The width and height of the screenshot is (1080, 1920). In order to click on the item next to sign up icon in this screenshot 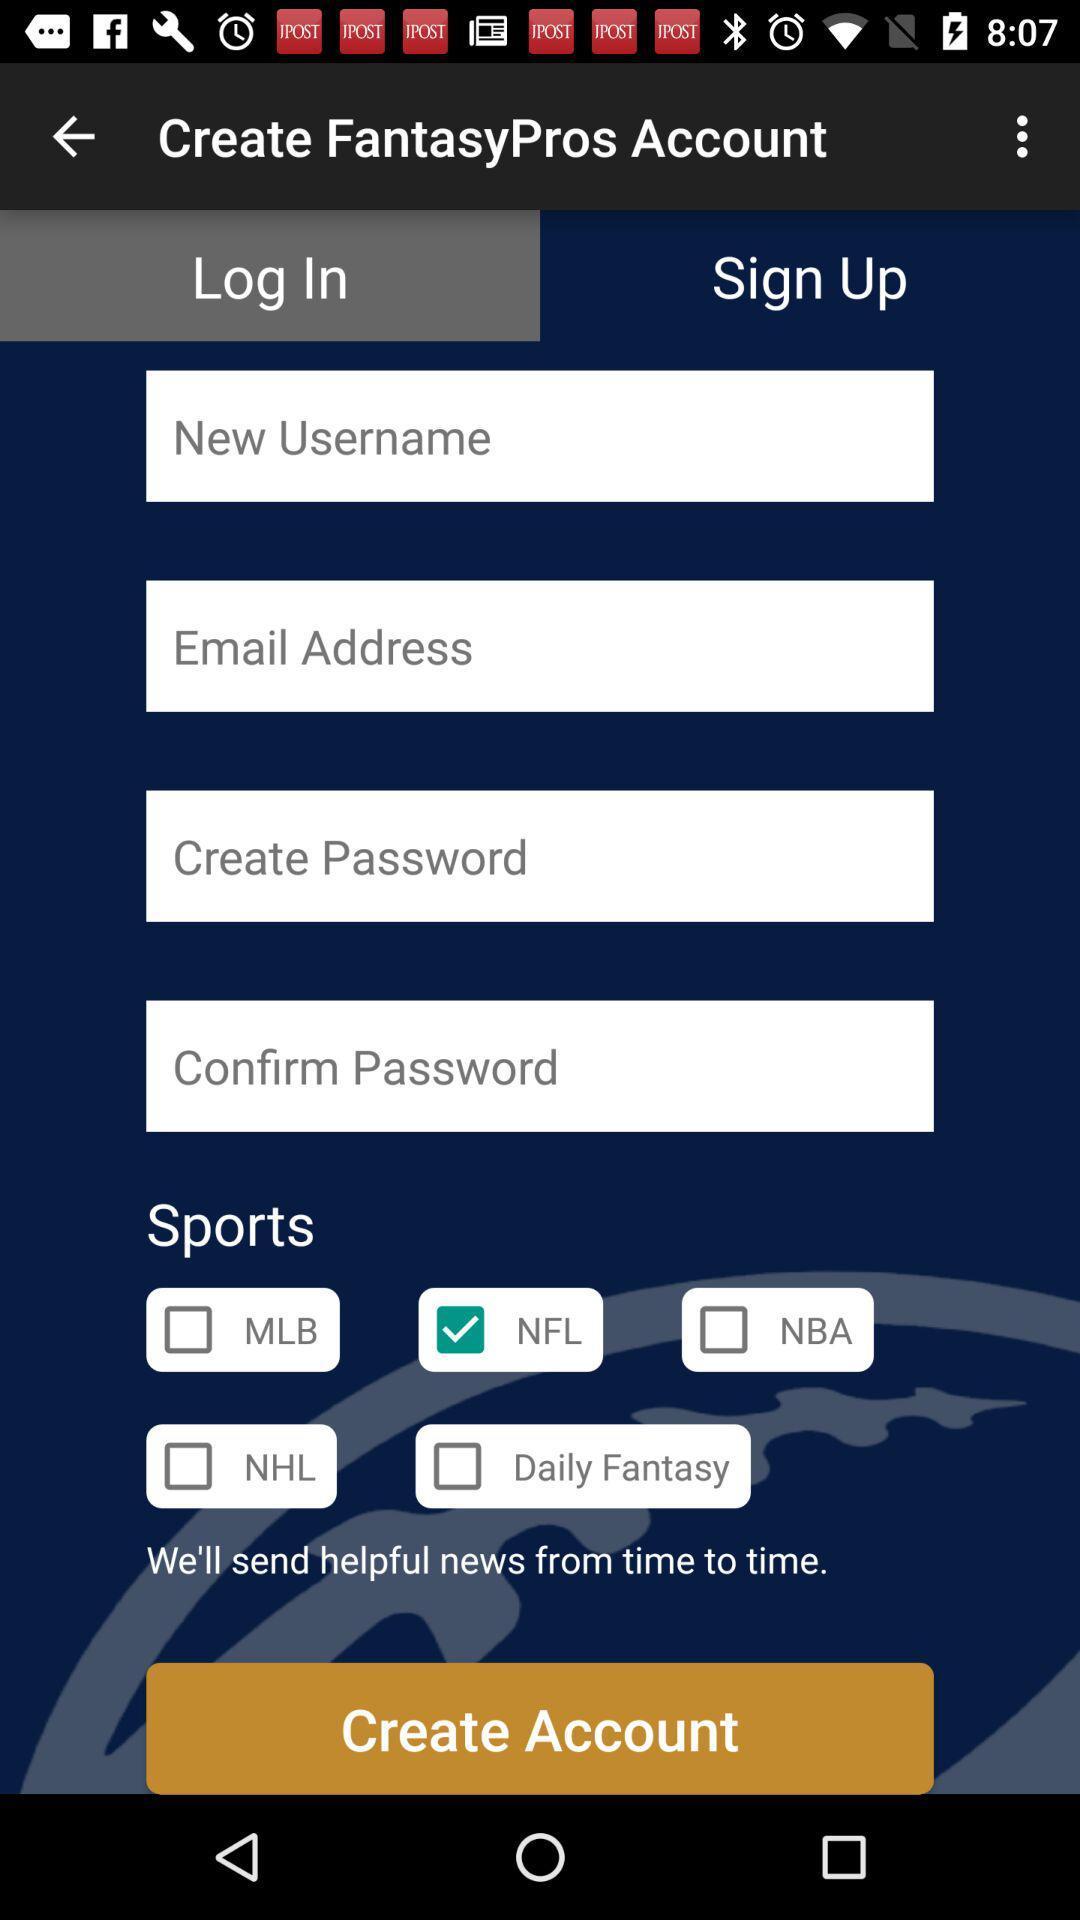, I will do `click(270, 274)`.